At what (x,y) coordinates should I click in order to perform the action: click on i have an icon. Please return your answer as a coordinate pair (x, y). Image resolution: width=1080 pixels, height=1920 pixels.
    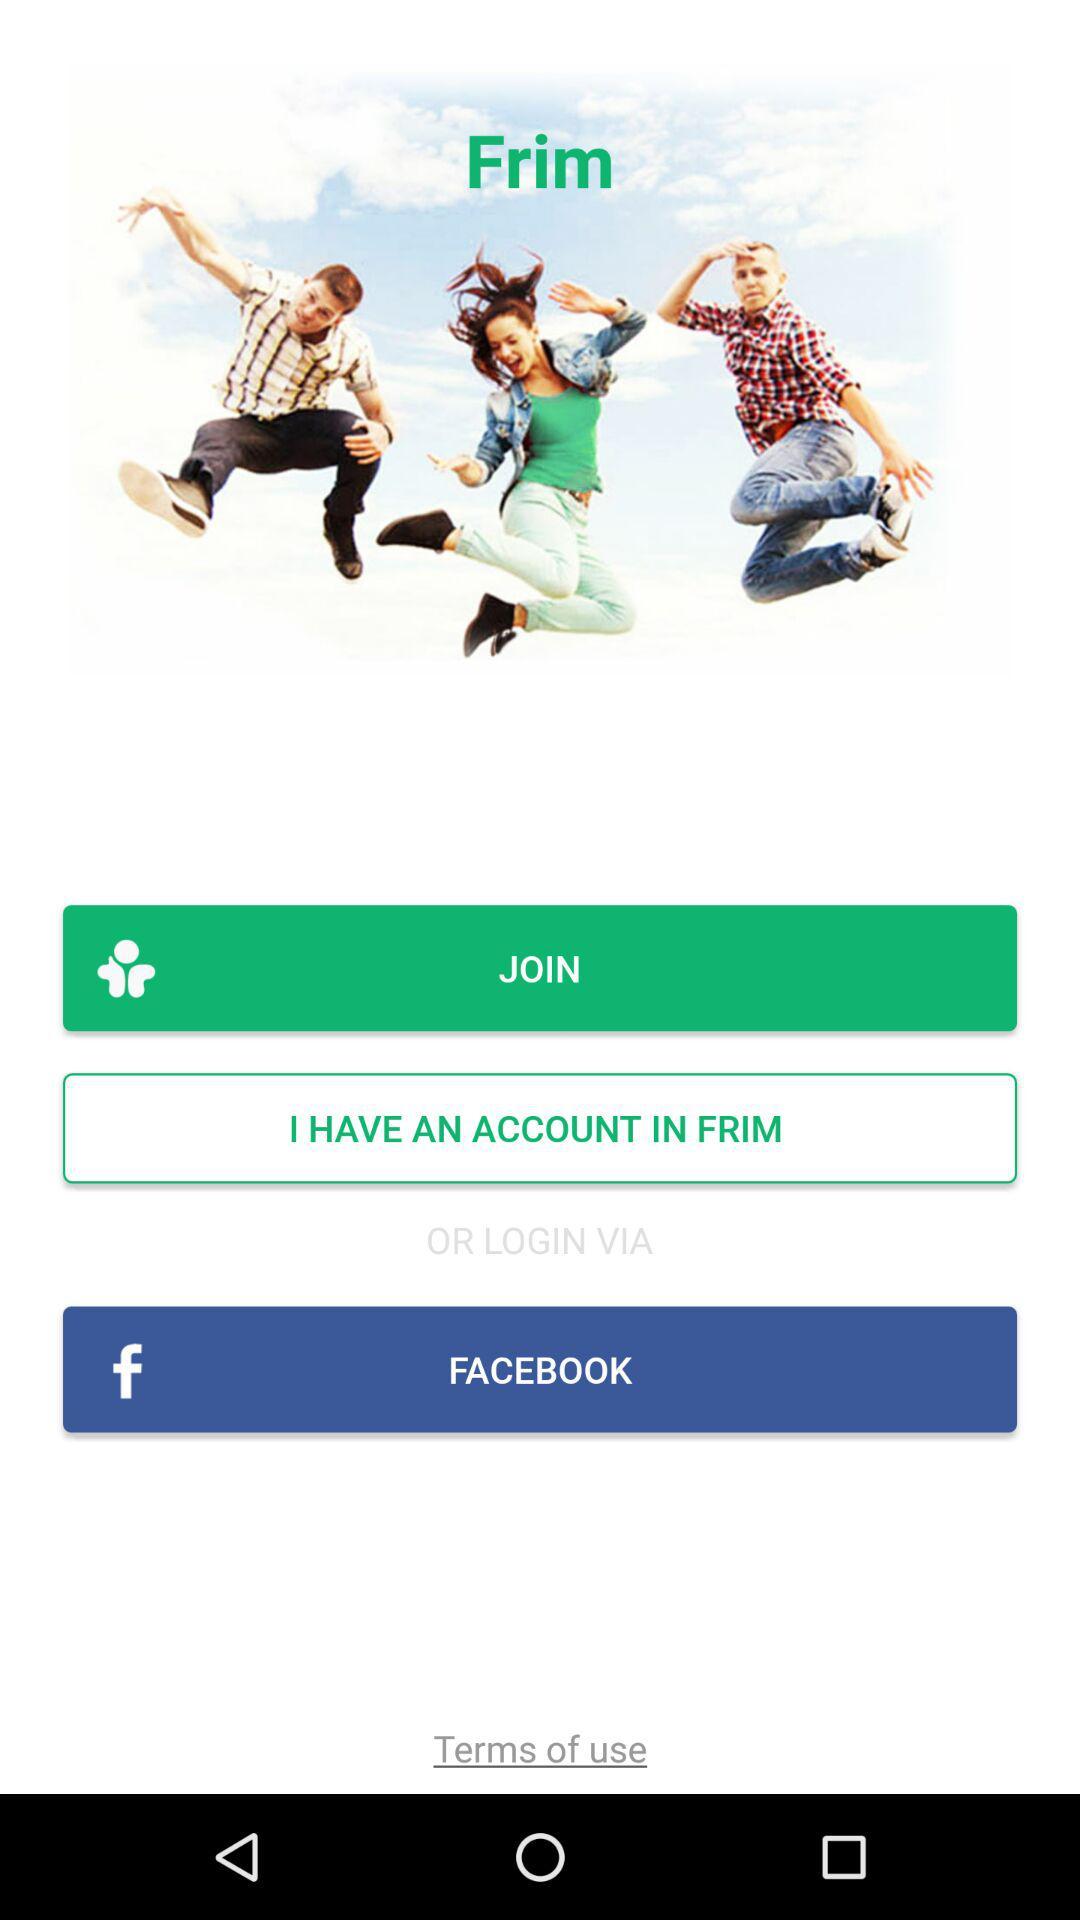
    Looking at the image, I should click on (540, 1128).